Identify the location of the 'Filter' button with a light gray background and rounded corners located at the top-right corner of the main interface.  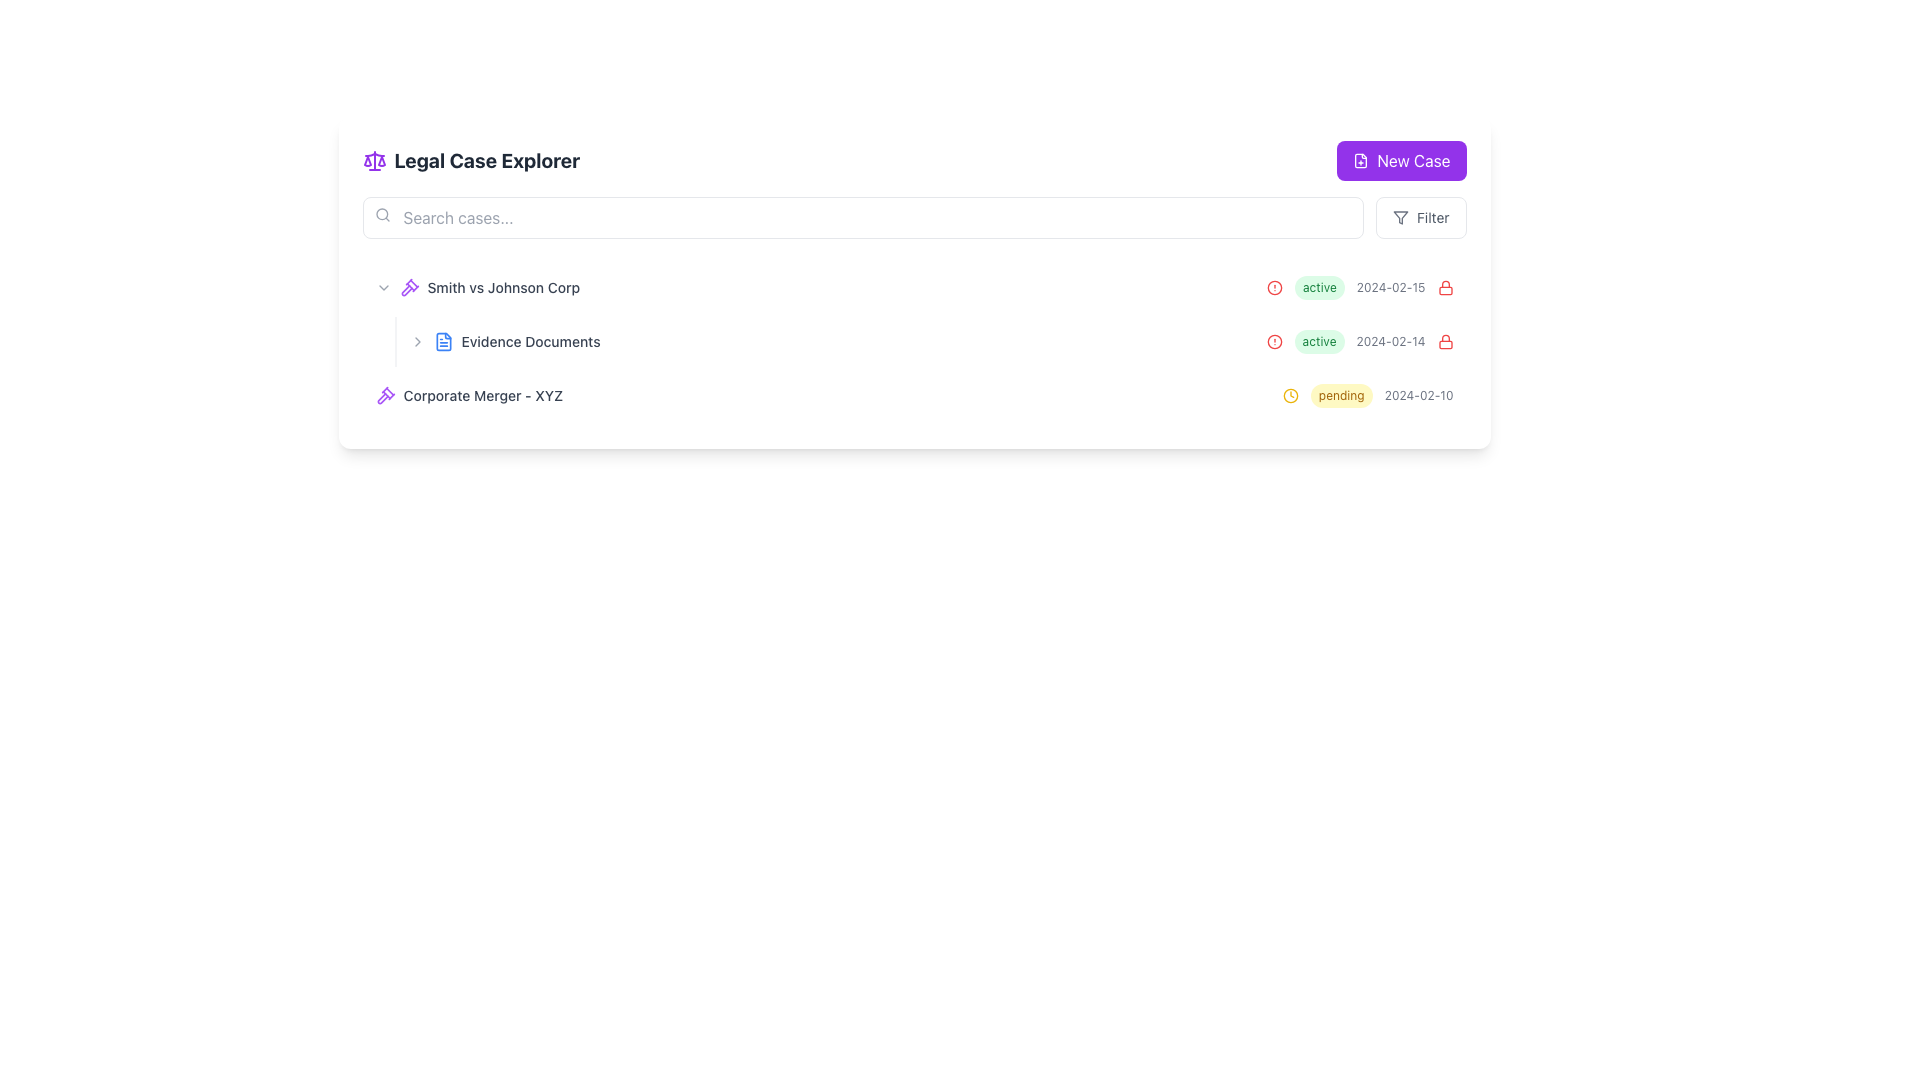
(1420, 218).